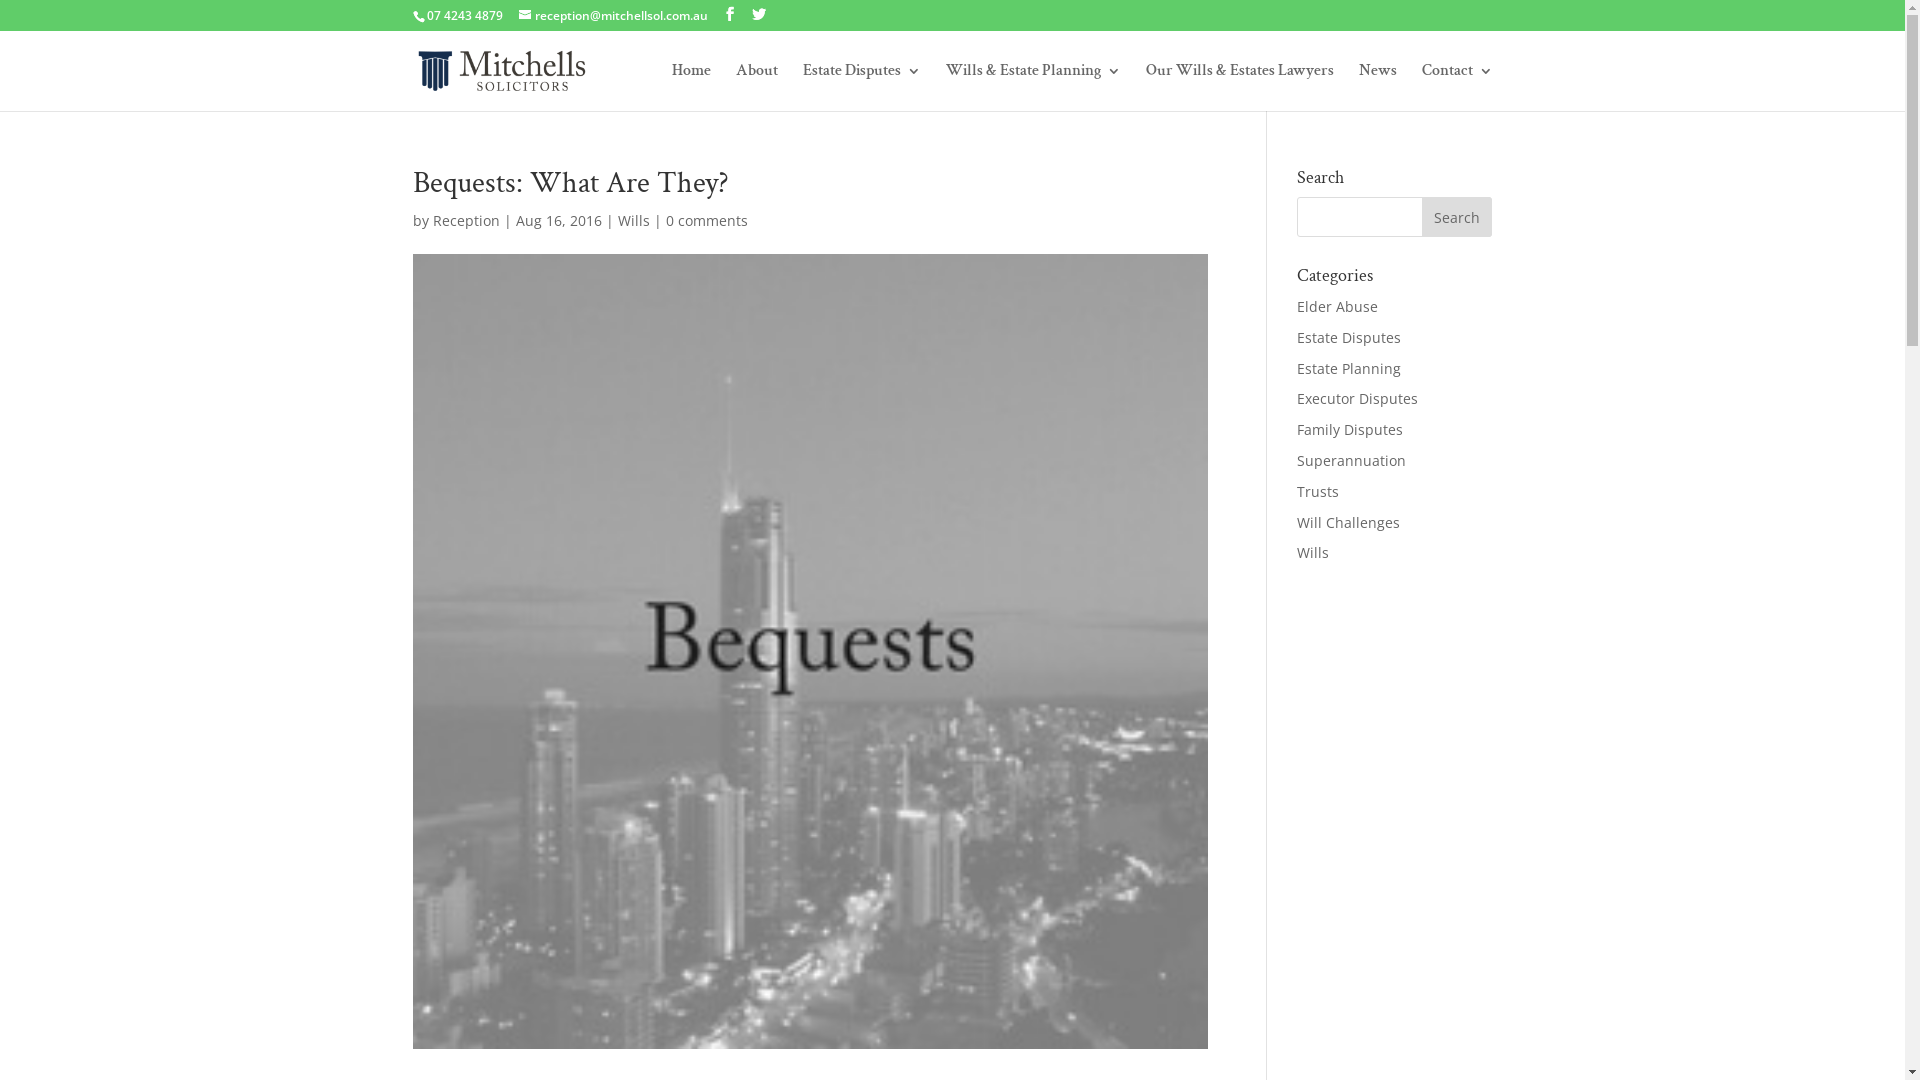 The image size is (1920, 1080). Describe the element at coordinates (1318, 491) in the screenshot. I see `'Trusts'` at that location.